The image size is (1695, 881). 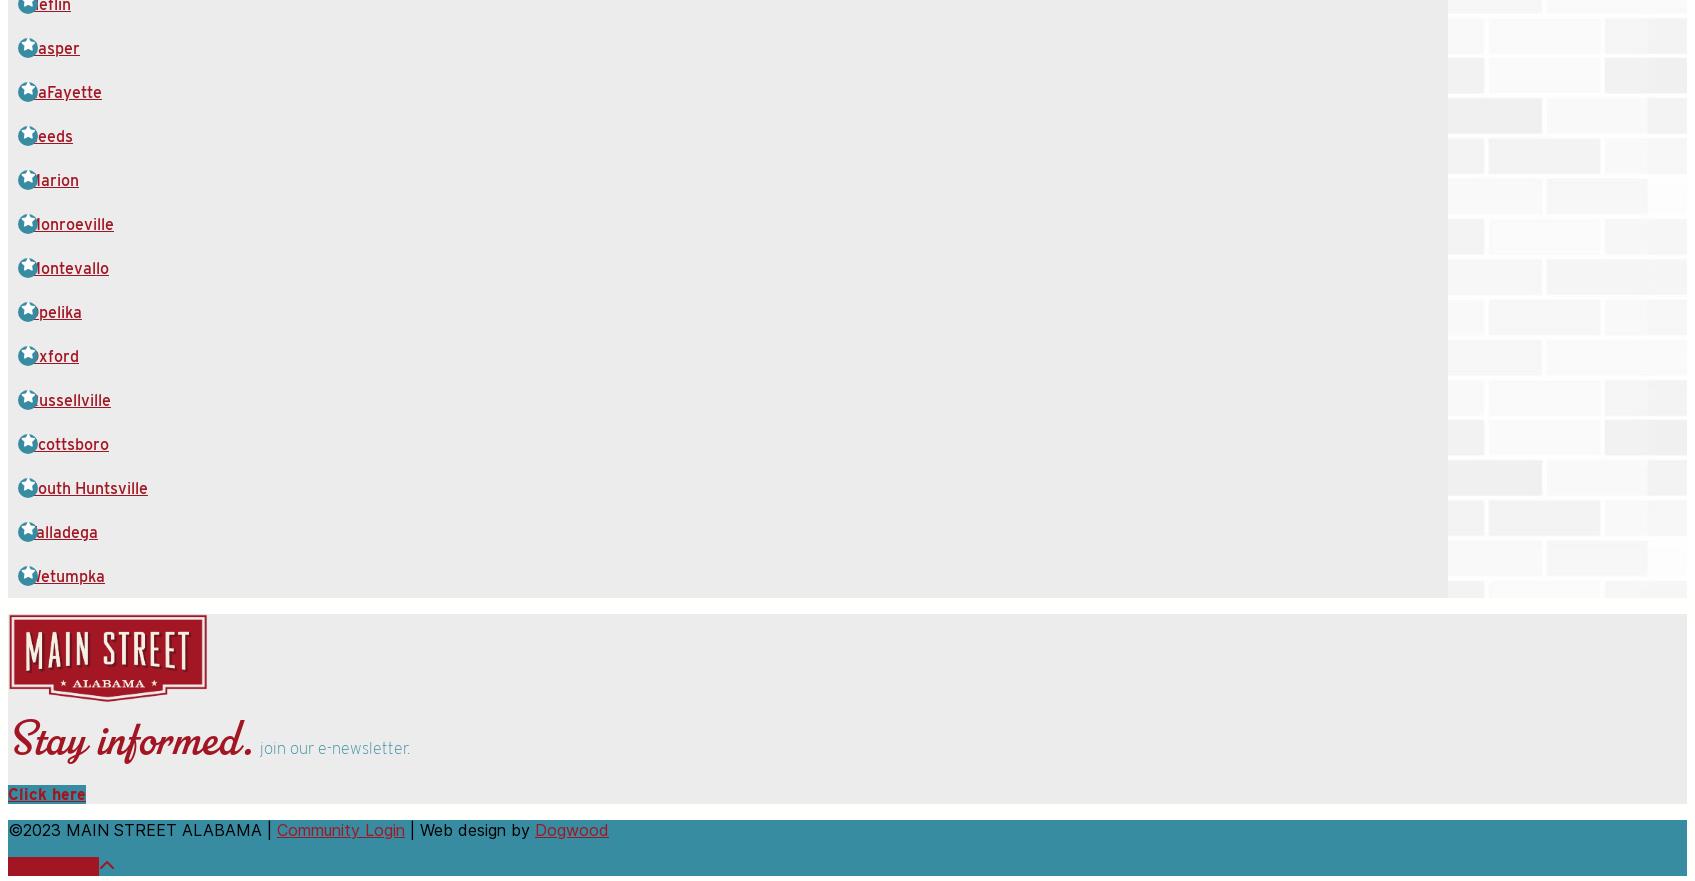 What do you see at coordinates (67, 268) in the screenshot?
I see `'Montevallo'` at bounding box center [67, 268].